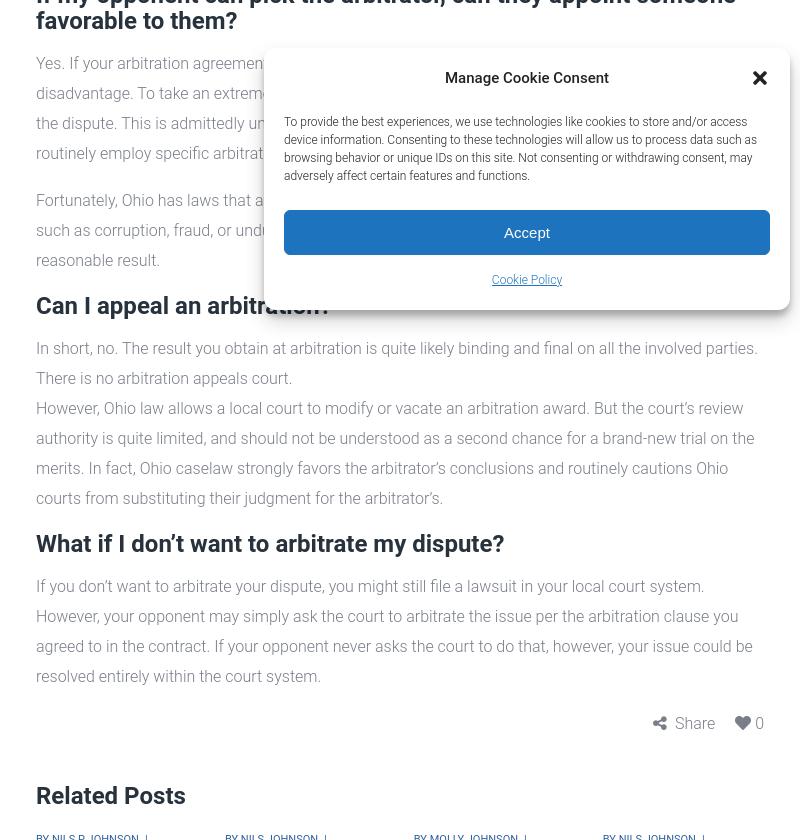 The image size is (800, 840). What do you see at coordinates (390, 107) in the screenshot?
I see `'Yes. If your arbitration agreement allows your opponent to unilaterally select the arbitrator, you are at a disadvantage. To take an extreme example, imagine your opponent selecting their mother to arbitrate the dispute. This is admittedly unlikely to happen. However, it is commonplace for corporations to routinely employ specific arbitrators.'` at bounding box center [390, 107].